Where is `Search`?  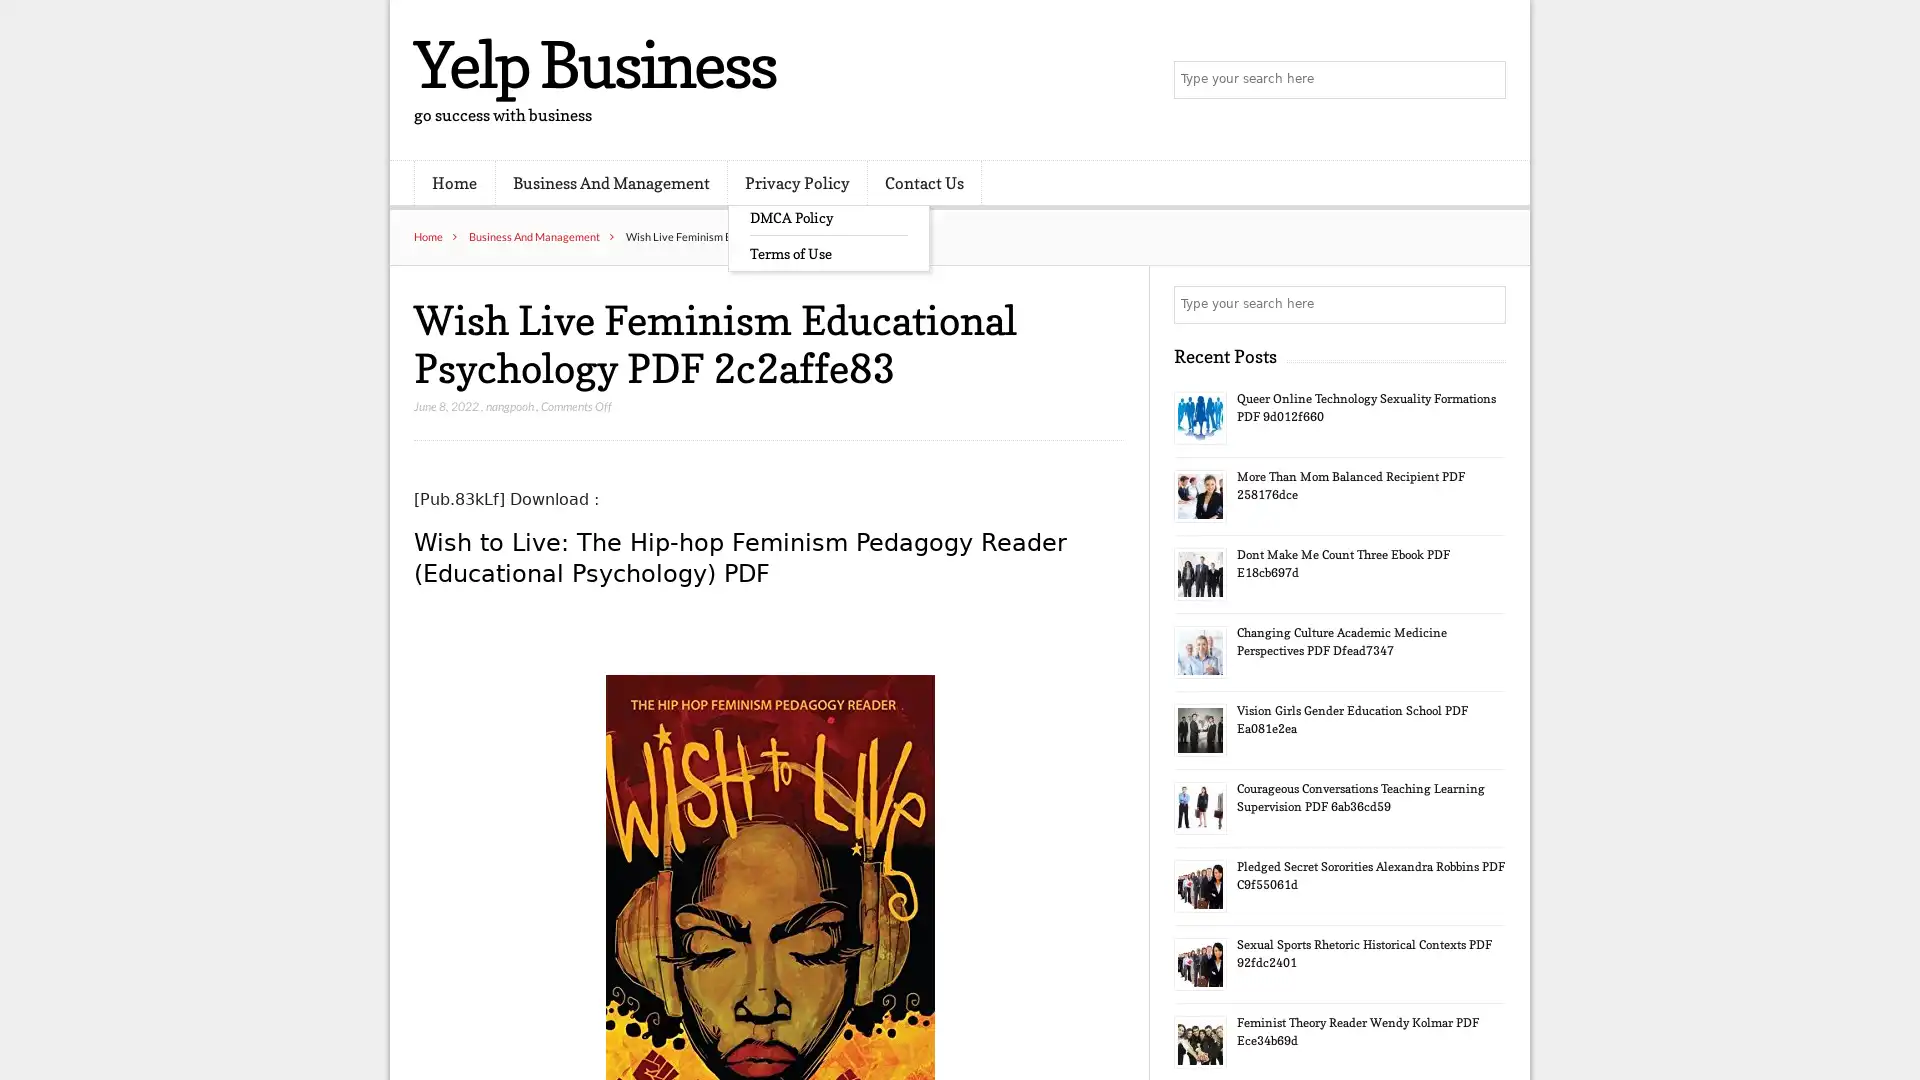
Search is located at coordinates (1485, 80).